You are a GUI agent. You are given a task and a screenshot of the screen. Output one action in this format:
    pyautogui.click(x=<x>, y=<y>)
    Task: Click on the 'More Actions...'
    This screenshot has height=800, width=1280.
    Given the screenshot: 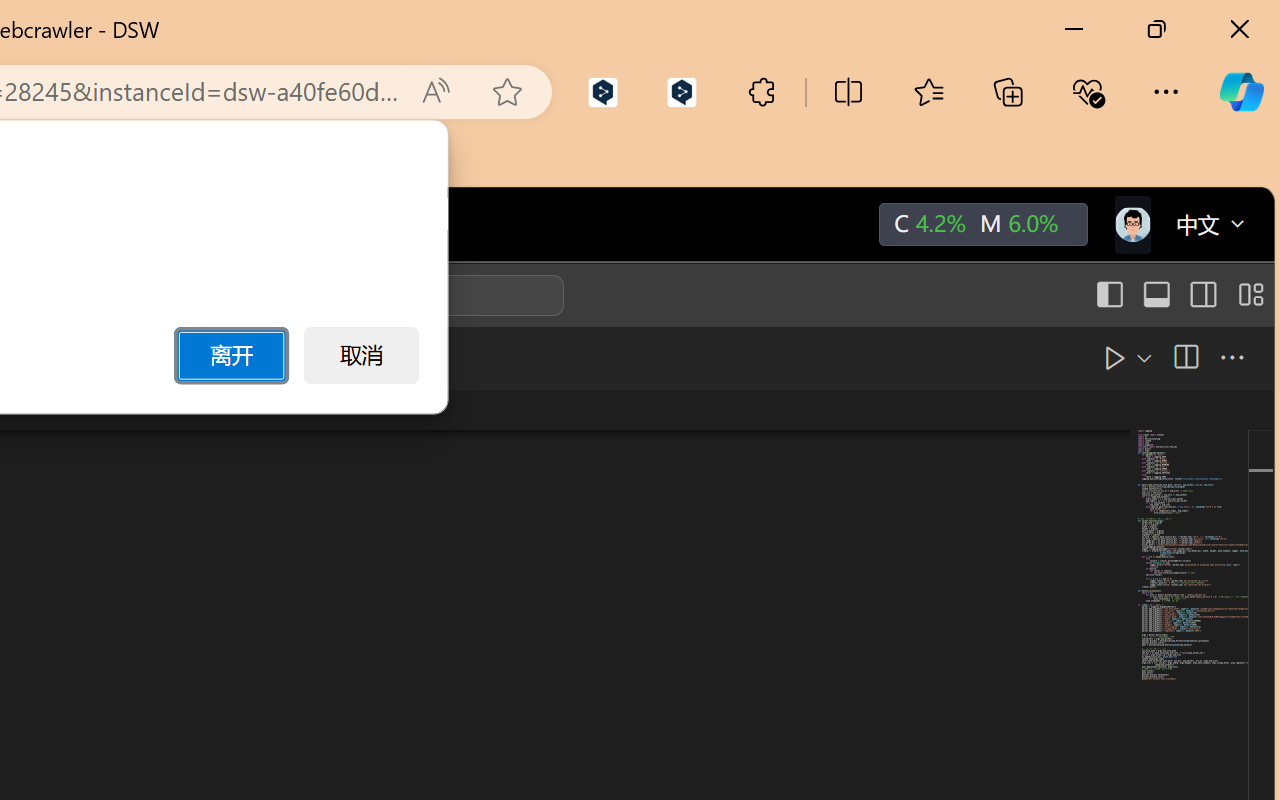 What is the action you would take?
    pyautogui.click(x=1229, y=357)
    